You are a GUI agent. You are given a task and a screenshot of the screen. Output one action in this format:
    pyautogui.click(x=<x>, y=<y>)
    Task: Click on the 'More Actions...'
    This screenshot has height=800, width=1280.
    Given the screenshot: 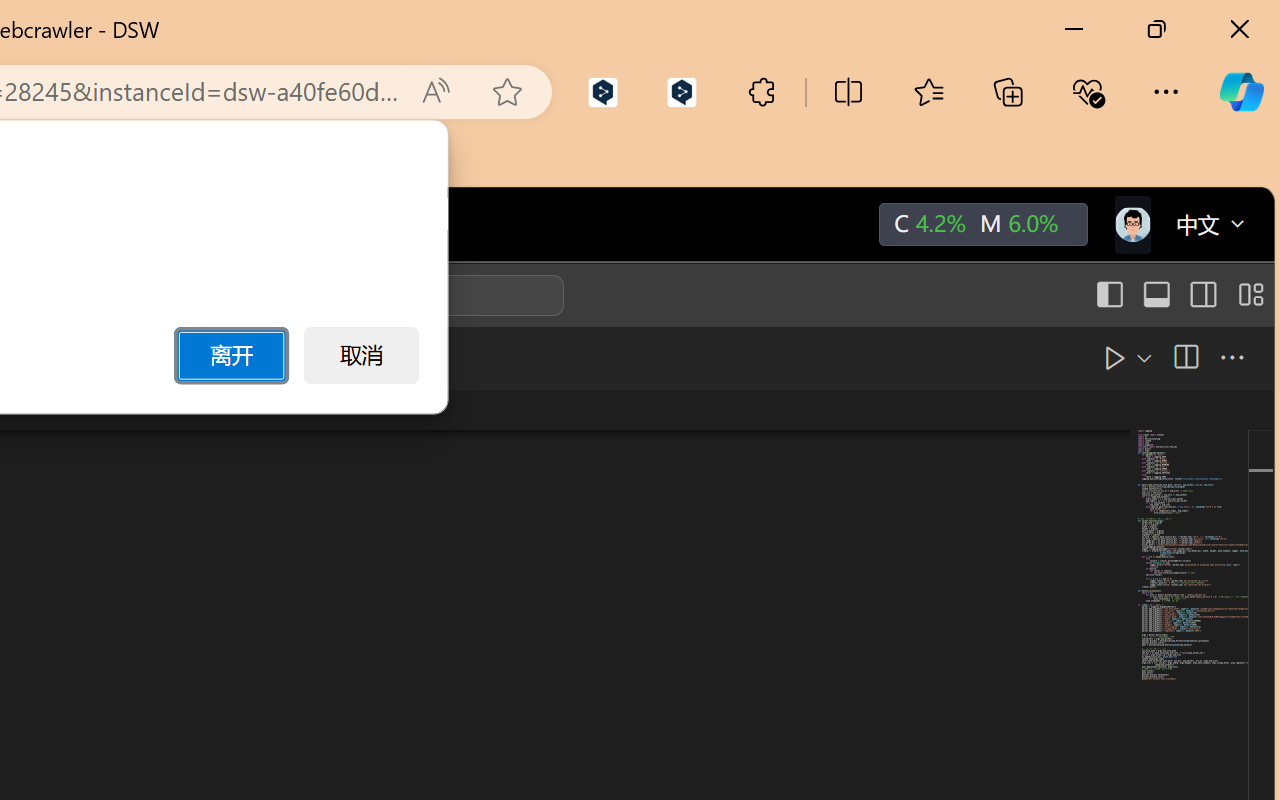 What is the action you would take?
    pyautogui.click(x=1229, y=357)
    